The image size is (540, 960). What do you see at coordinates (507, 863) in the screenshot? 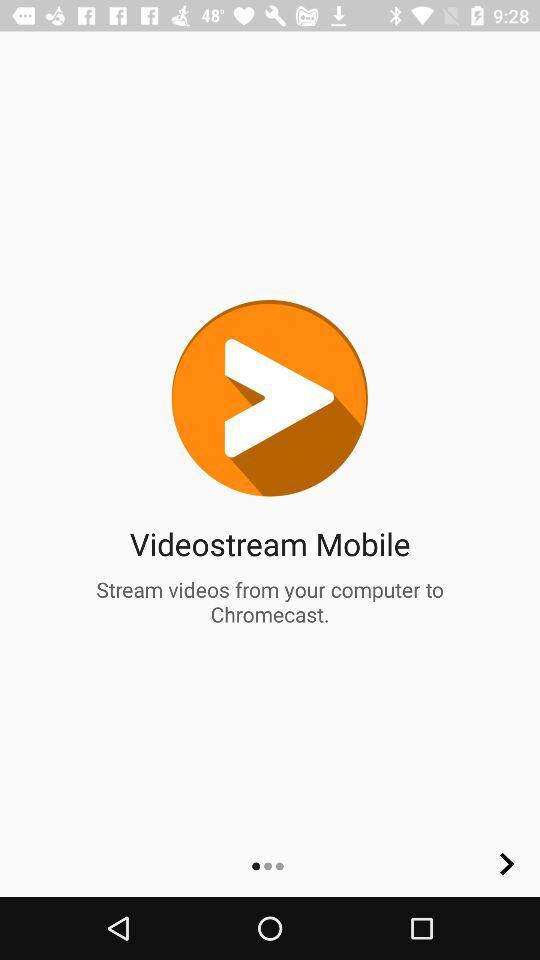
I see `the arrow_forward icon` at bounding box center [507, 863].